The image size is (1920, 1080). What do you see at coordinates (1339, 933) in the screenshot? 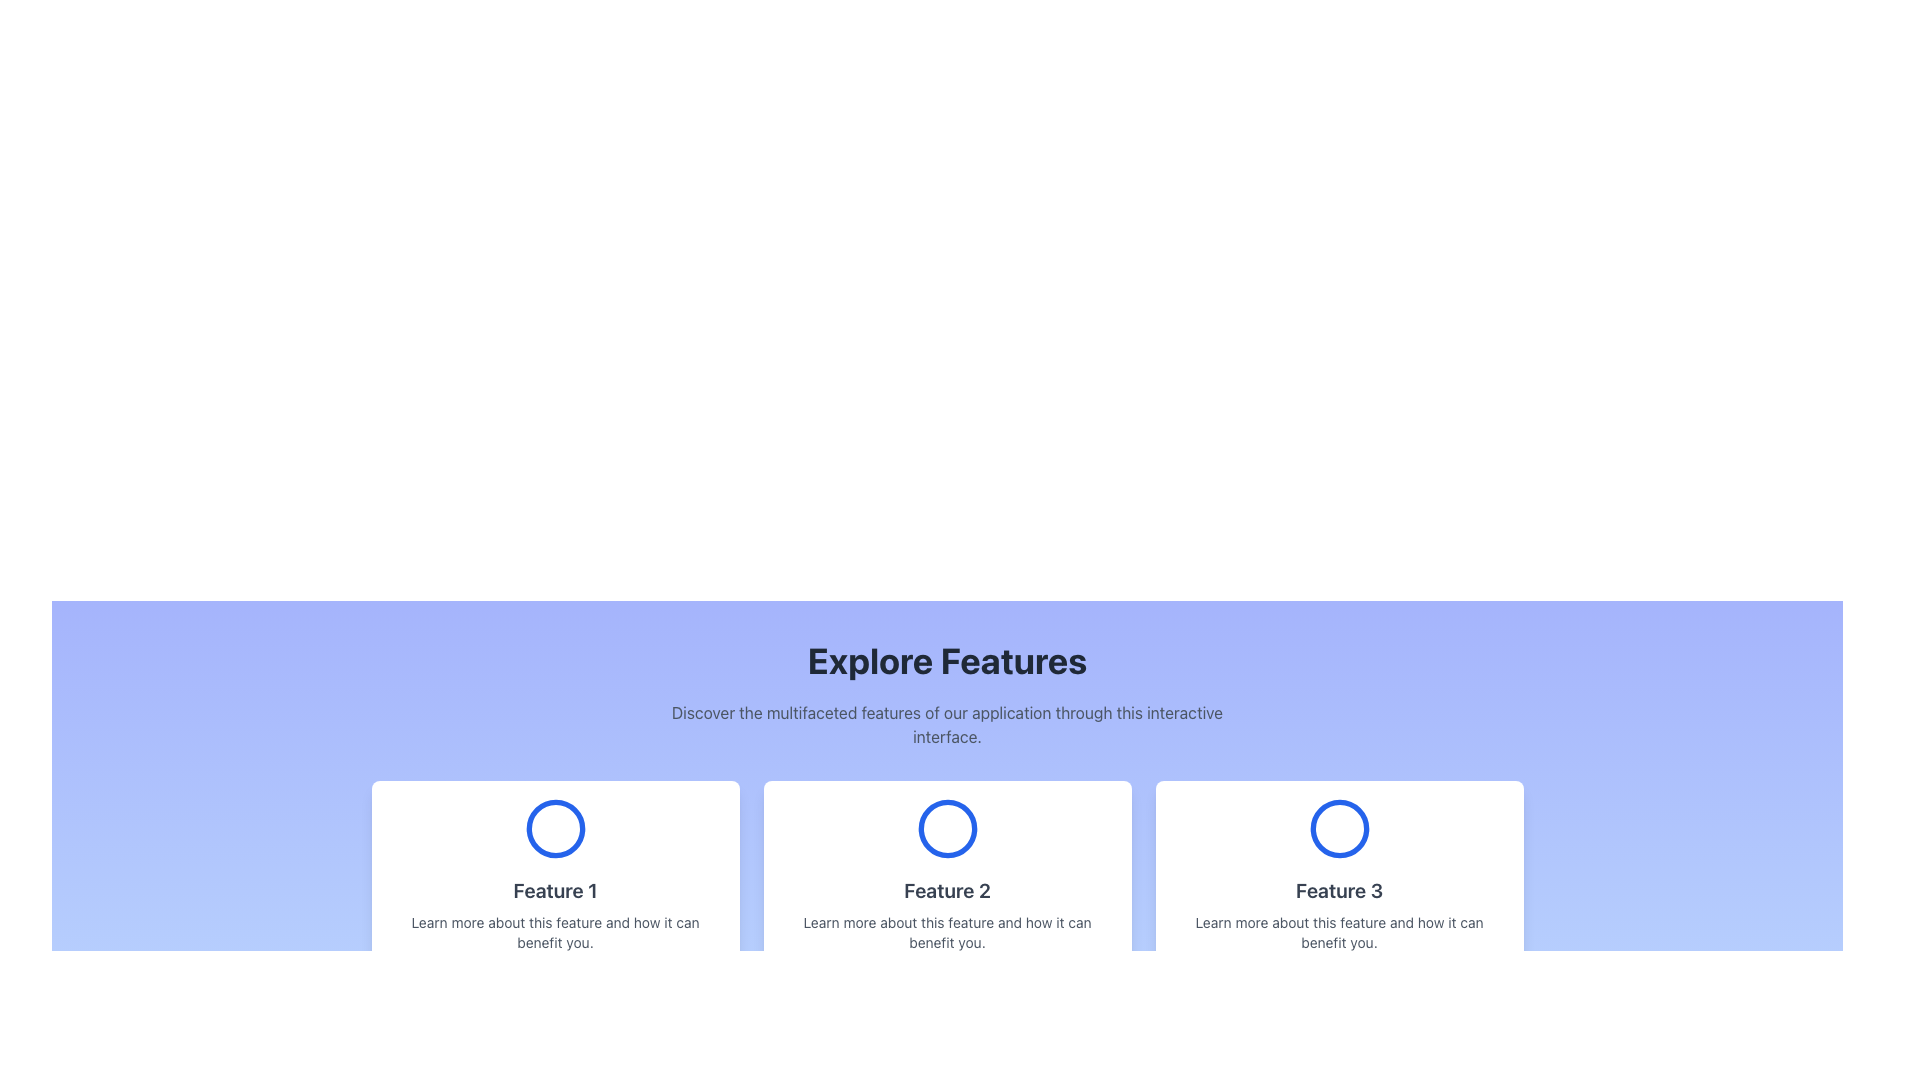
I see `the fourth Text Label element, which is located below the 'Feature 3' text and above the 'View Details' link` at bounding box center [1339, 933].